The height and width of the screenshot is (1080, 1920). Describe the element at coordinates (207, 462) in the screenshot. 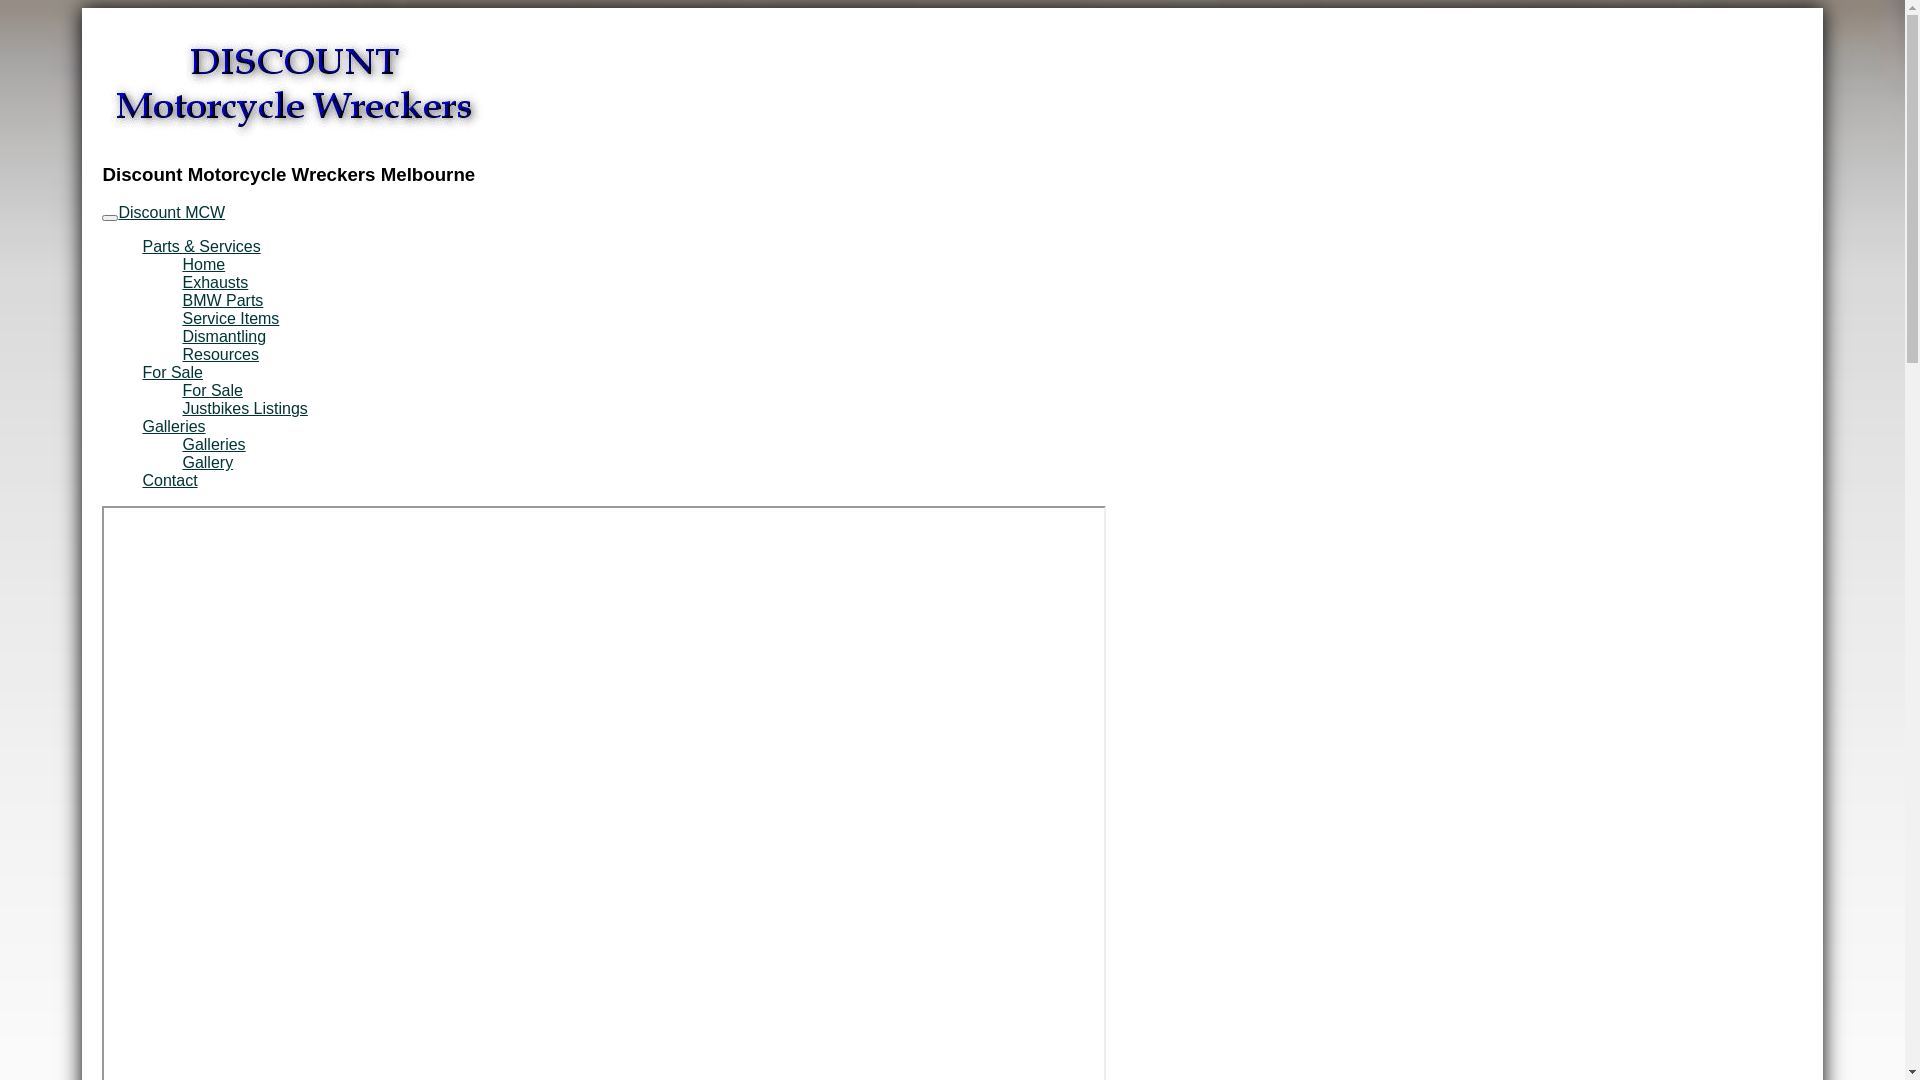

I see `'Gallery'` at that location.